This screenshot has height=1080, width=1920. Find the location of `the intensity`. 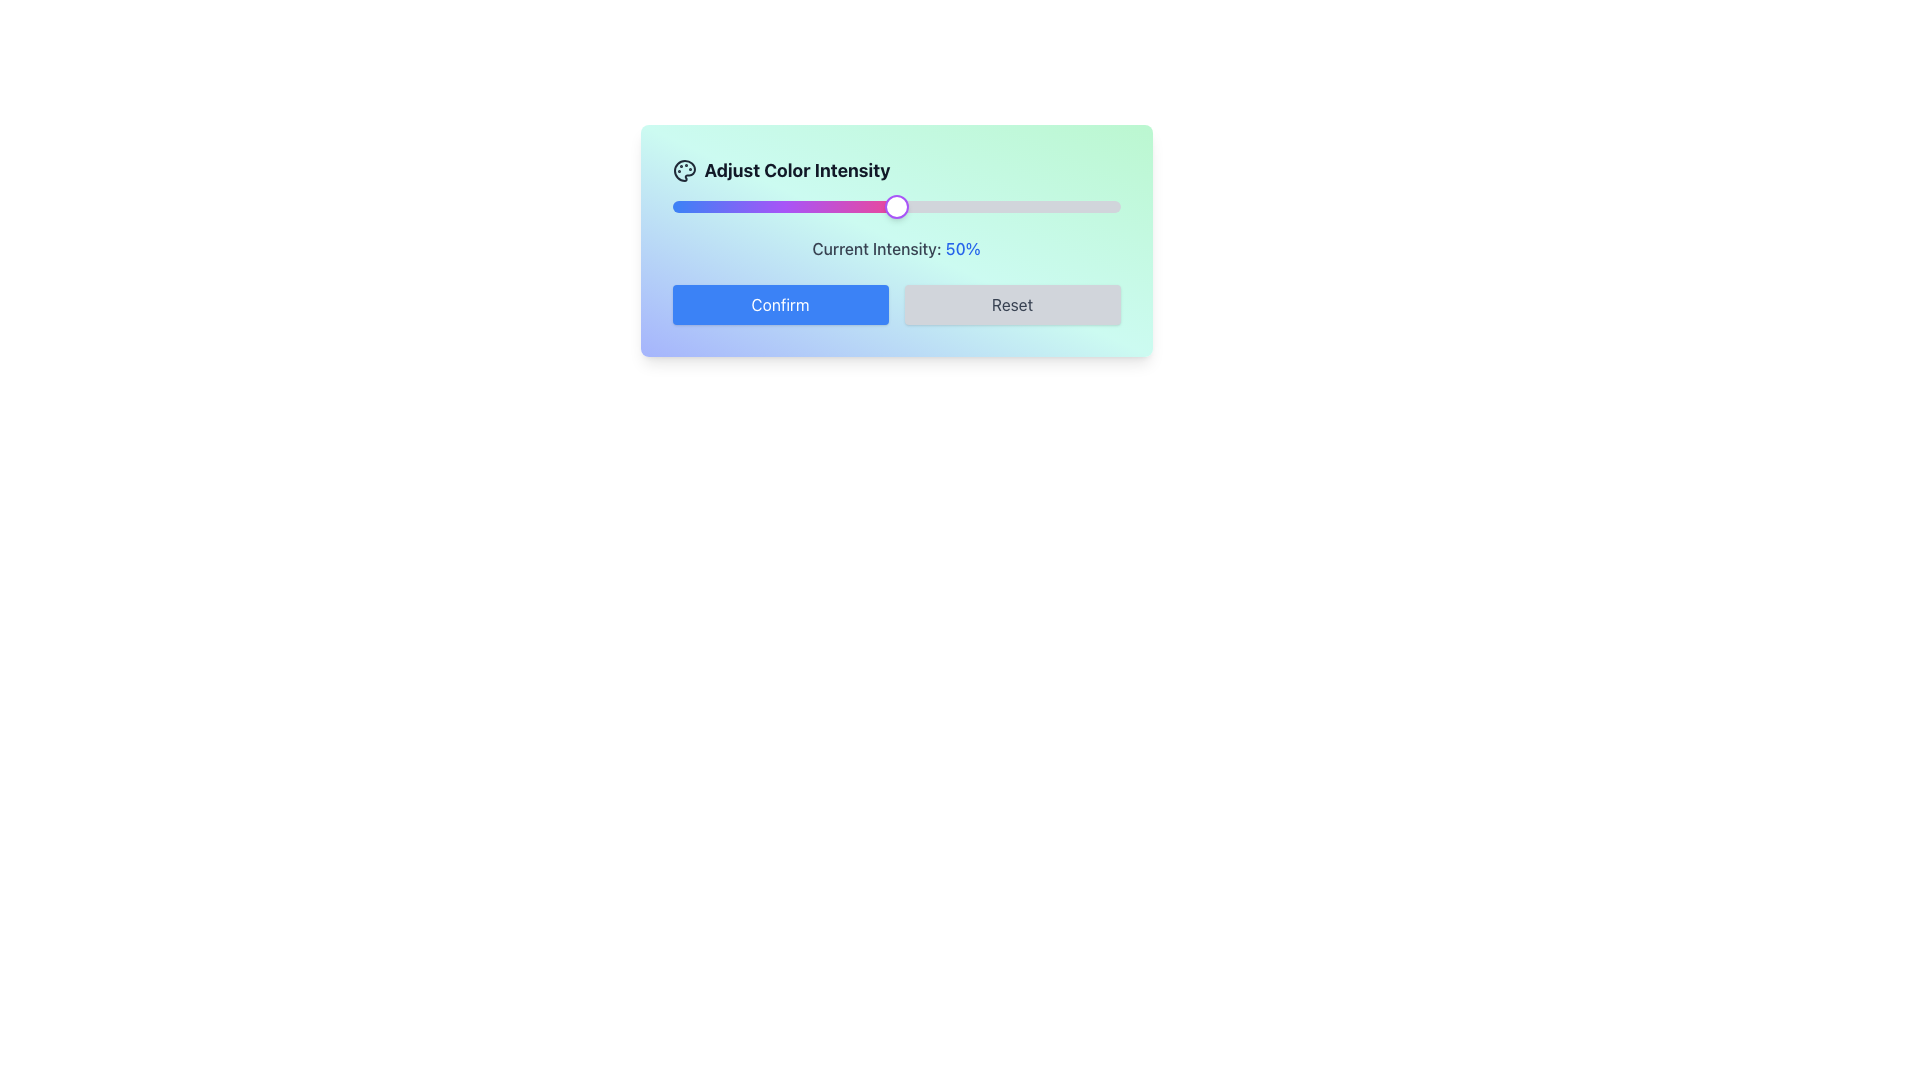

the intensity is located at coordinates (915, 207).